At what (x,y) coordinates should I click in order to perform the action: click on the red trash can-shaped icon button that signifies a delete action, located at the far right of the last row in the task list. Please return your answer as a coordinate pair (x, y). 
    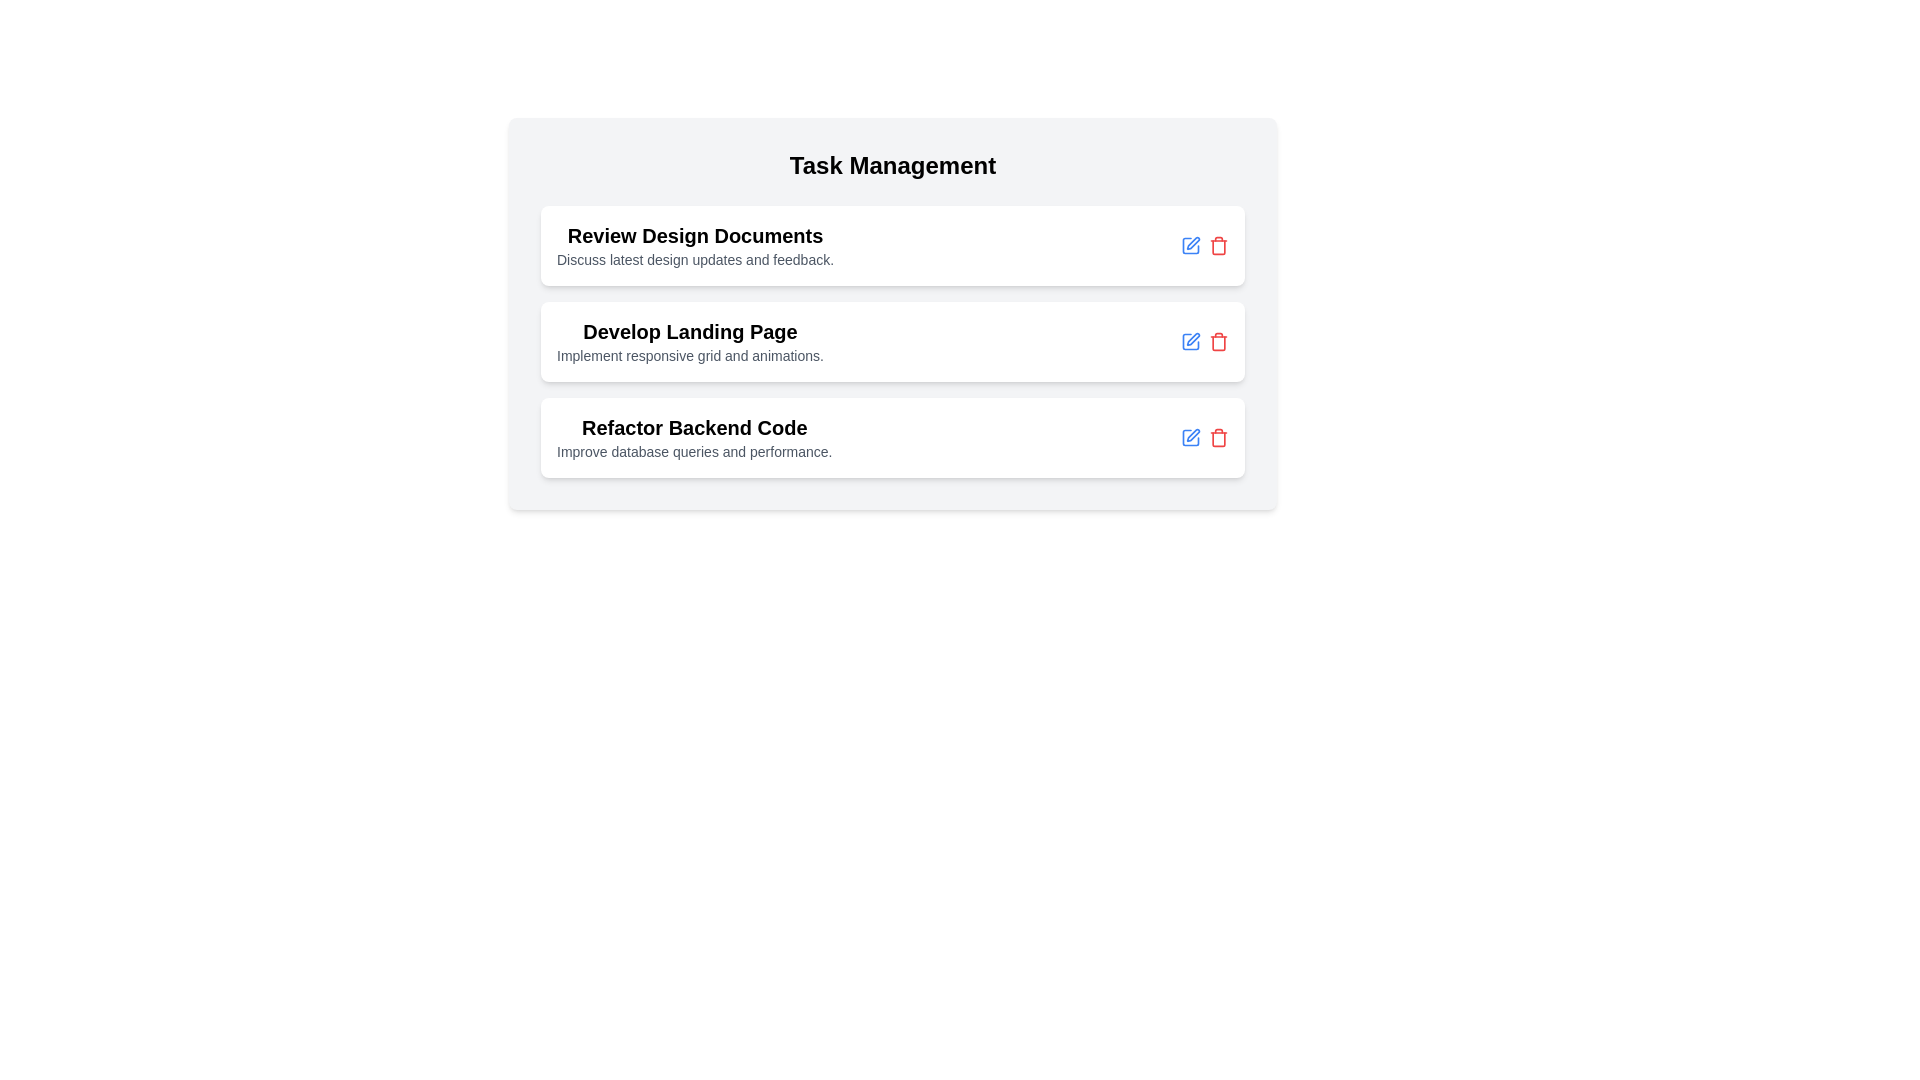
    Looking at the image, I should click on (1218, 245).